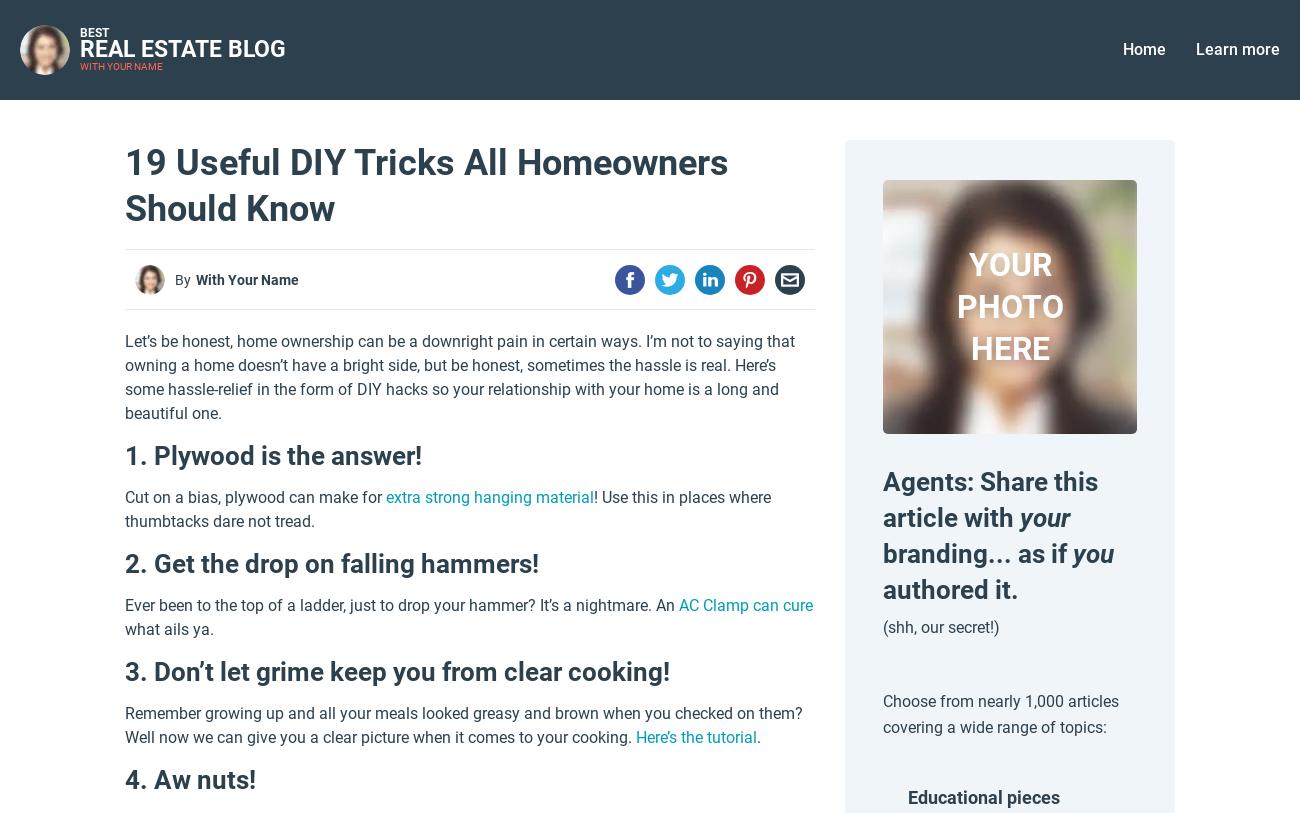 The height and width of the screenshot is (813, 1300). Describe the element at coordinates (677, 605) in the screenshot. I see `'AC Clamp can cure'` at that location.